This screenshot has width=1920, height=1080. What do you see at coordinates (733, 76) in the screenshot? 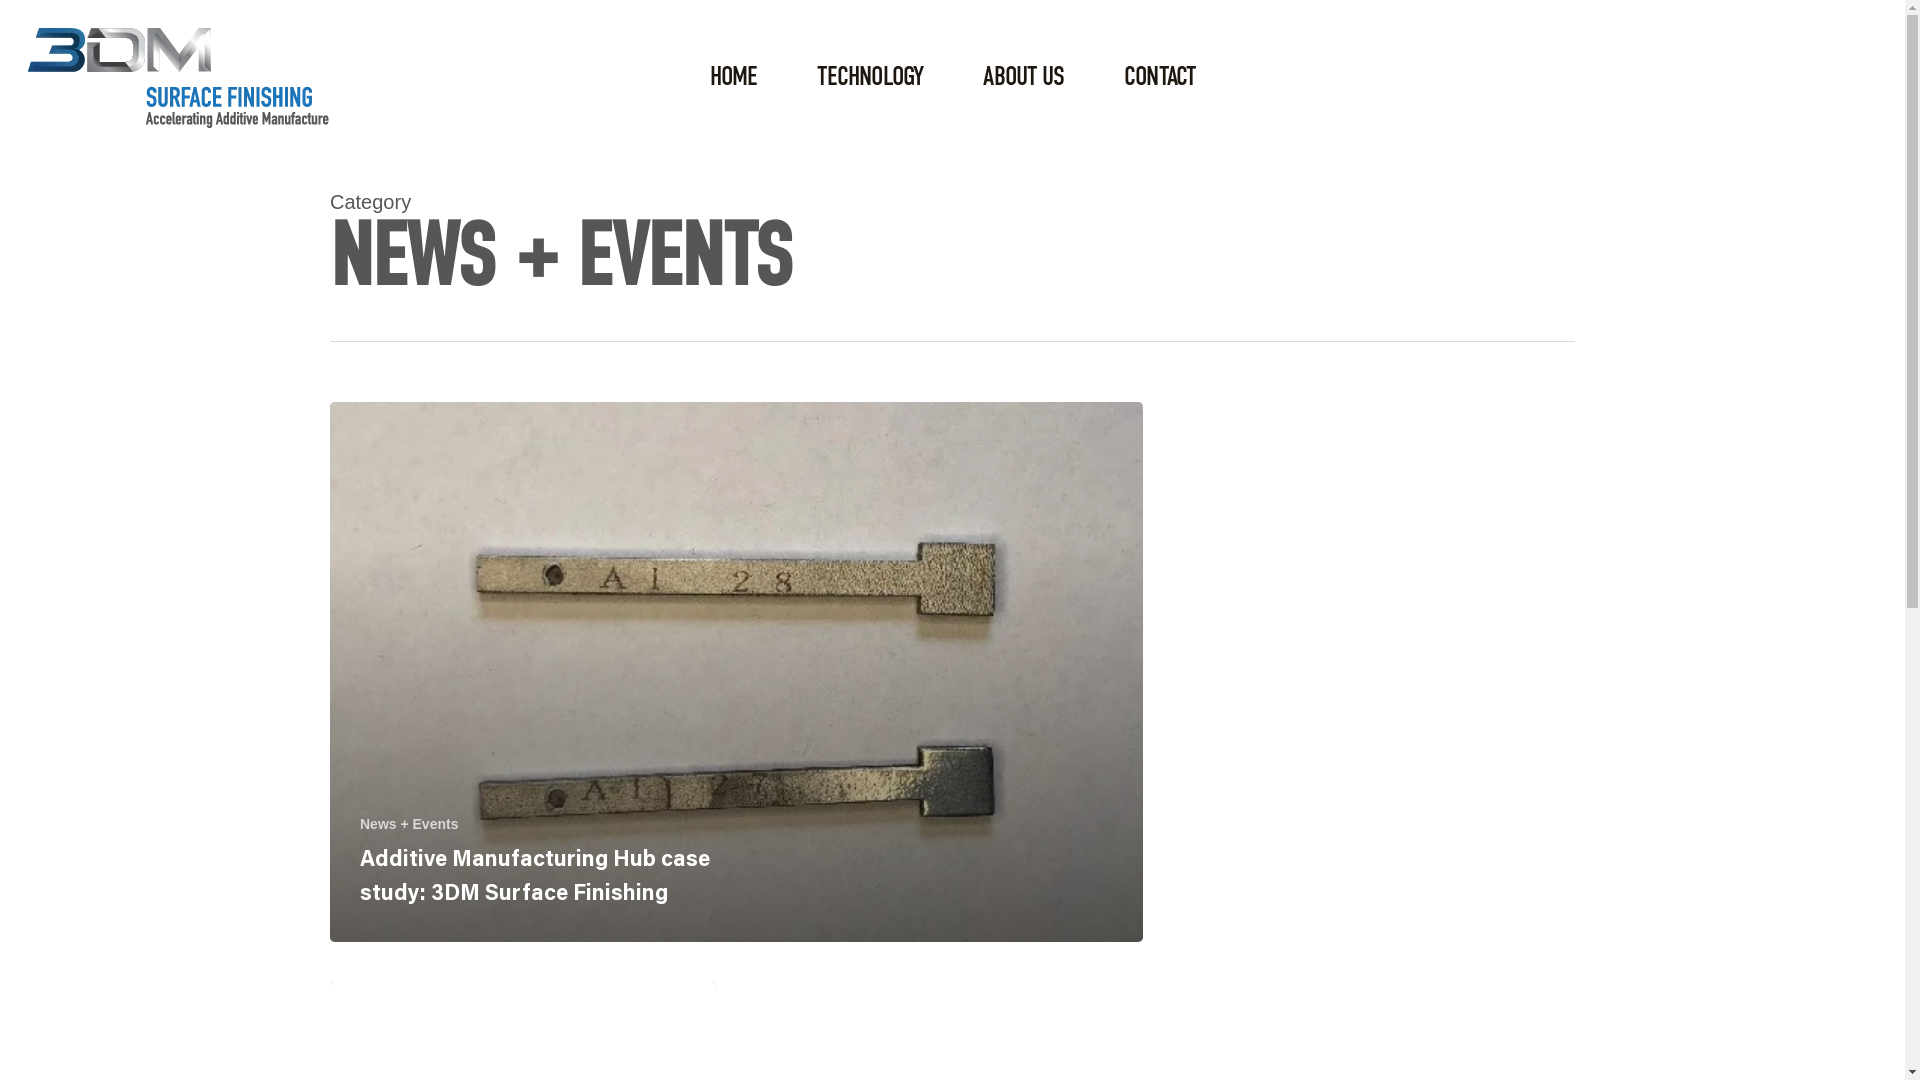
I see `'HOME'` at bounding box center [733, 76].